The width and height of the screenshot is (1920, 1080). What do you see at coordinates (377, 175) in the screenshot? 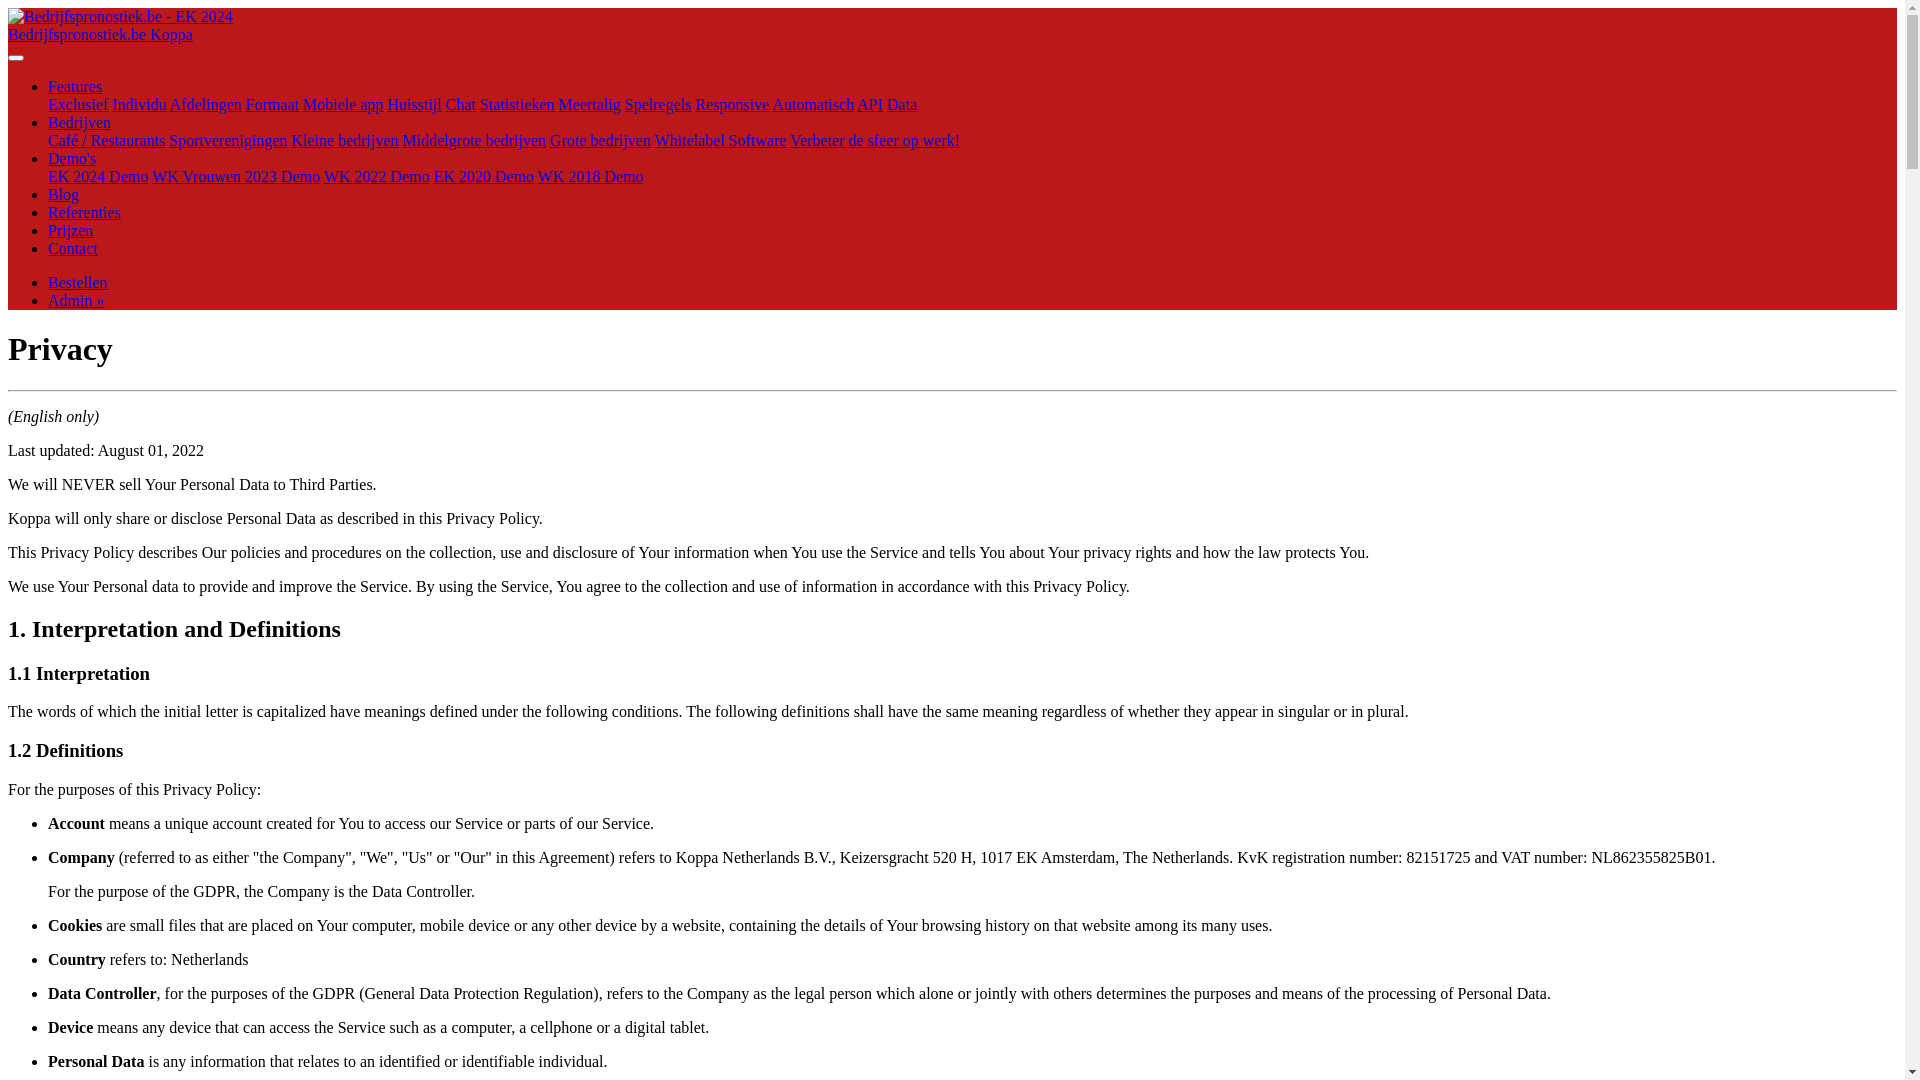
I see `'WK 2022 Demo'` at bounding box center [377, 175].